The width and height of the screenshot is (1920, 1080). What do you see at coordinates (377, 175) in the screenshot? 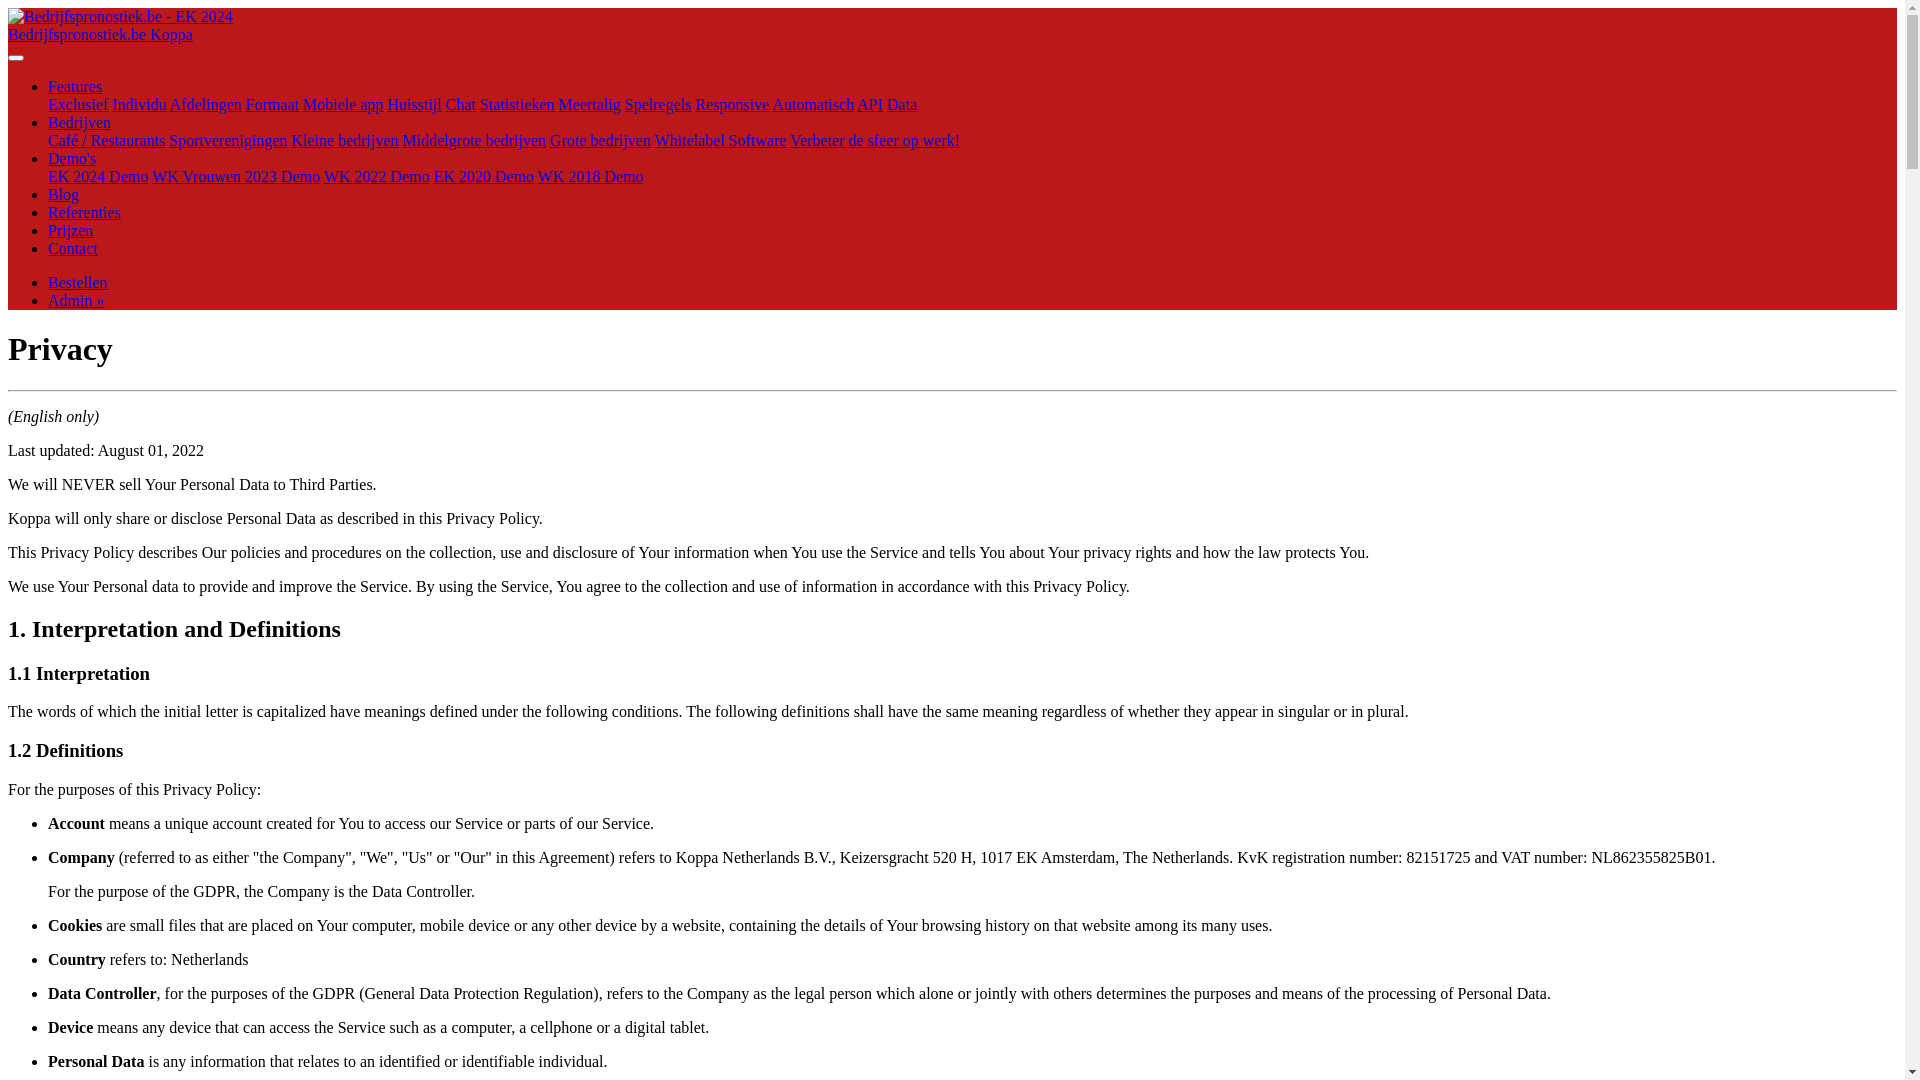
I see `'WK 2022 Demo'` at bounding box center [377, 175].